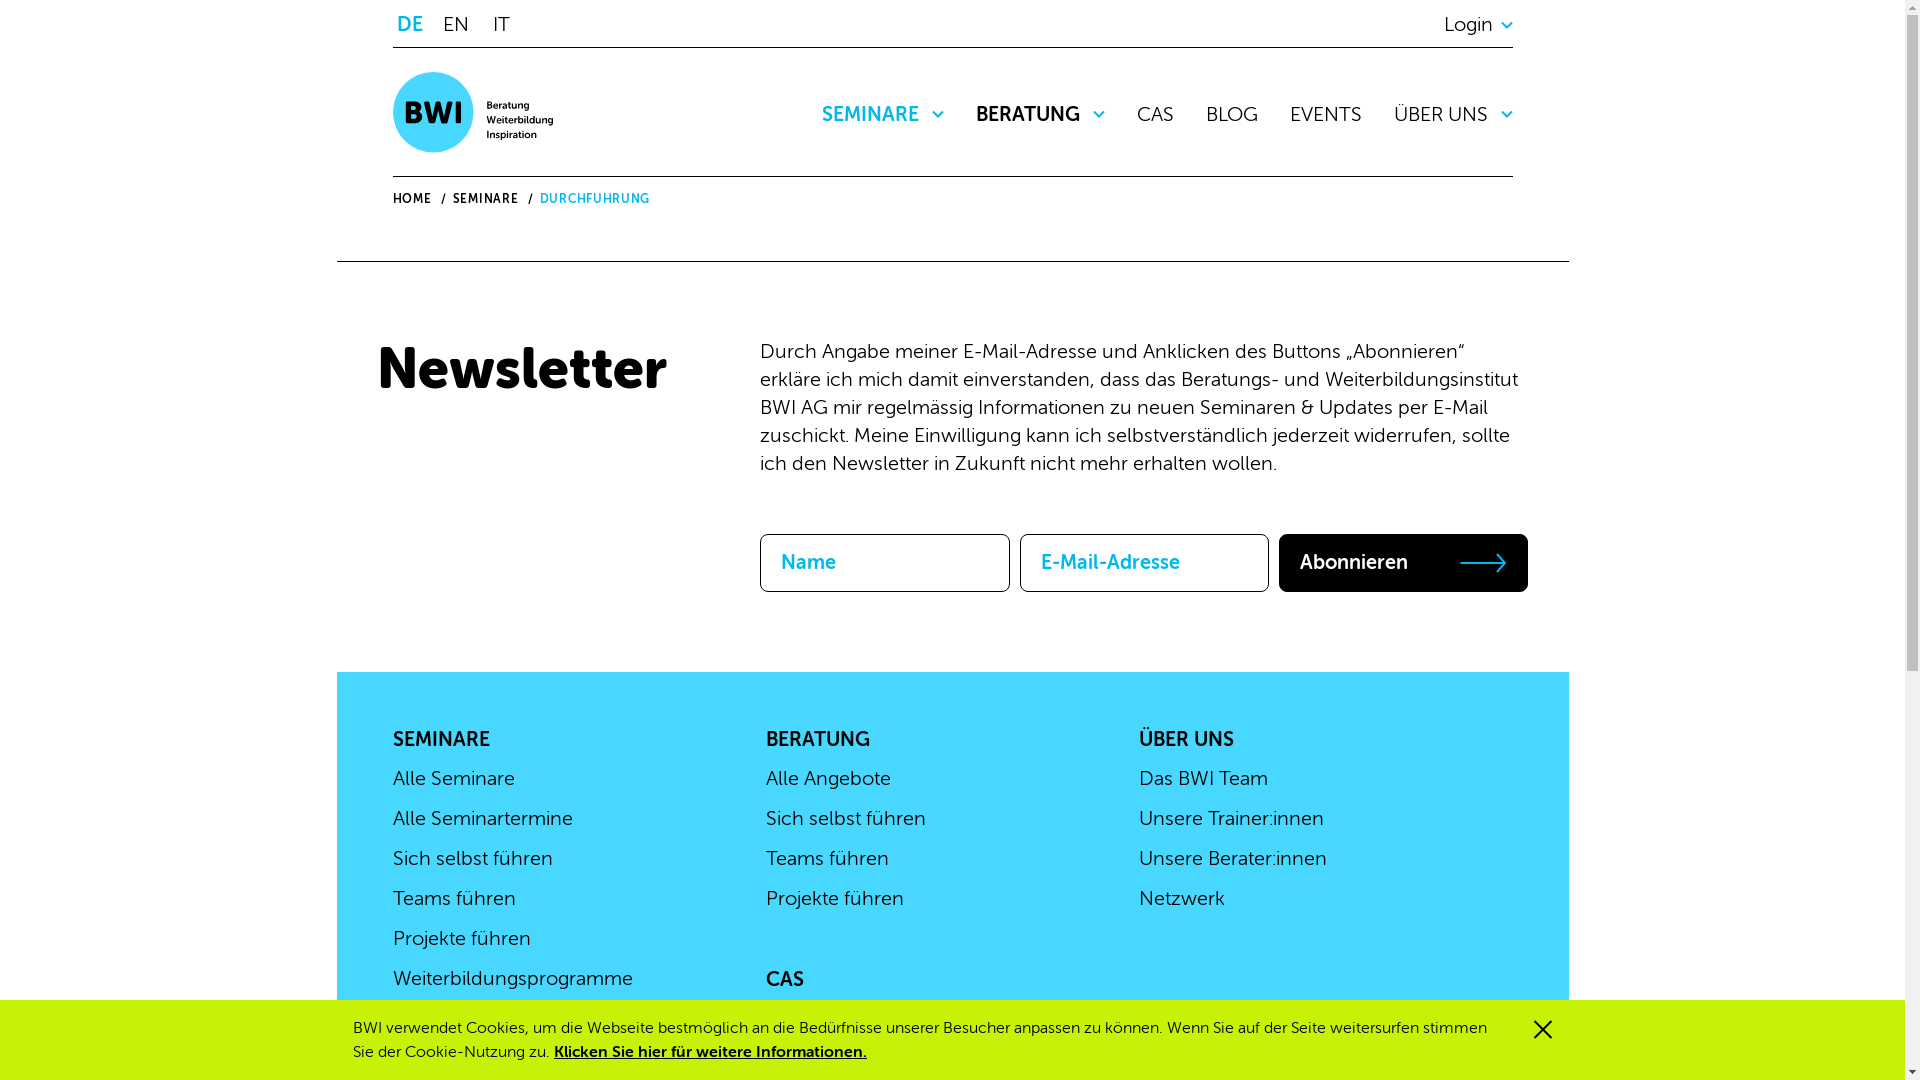 Image resolution: width=1920 pixels, height=1080 pixels. Describe the element at coordinates (459, 23) in the screenshot. I see `'EN'` at that location.